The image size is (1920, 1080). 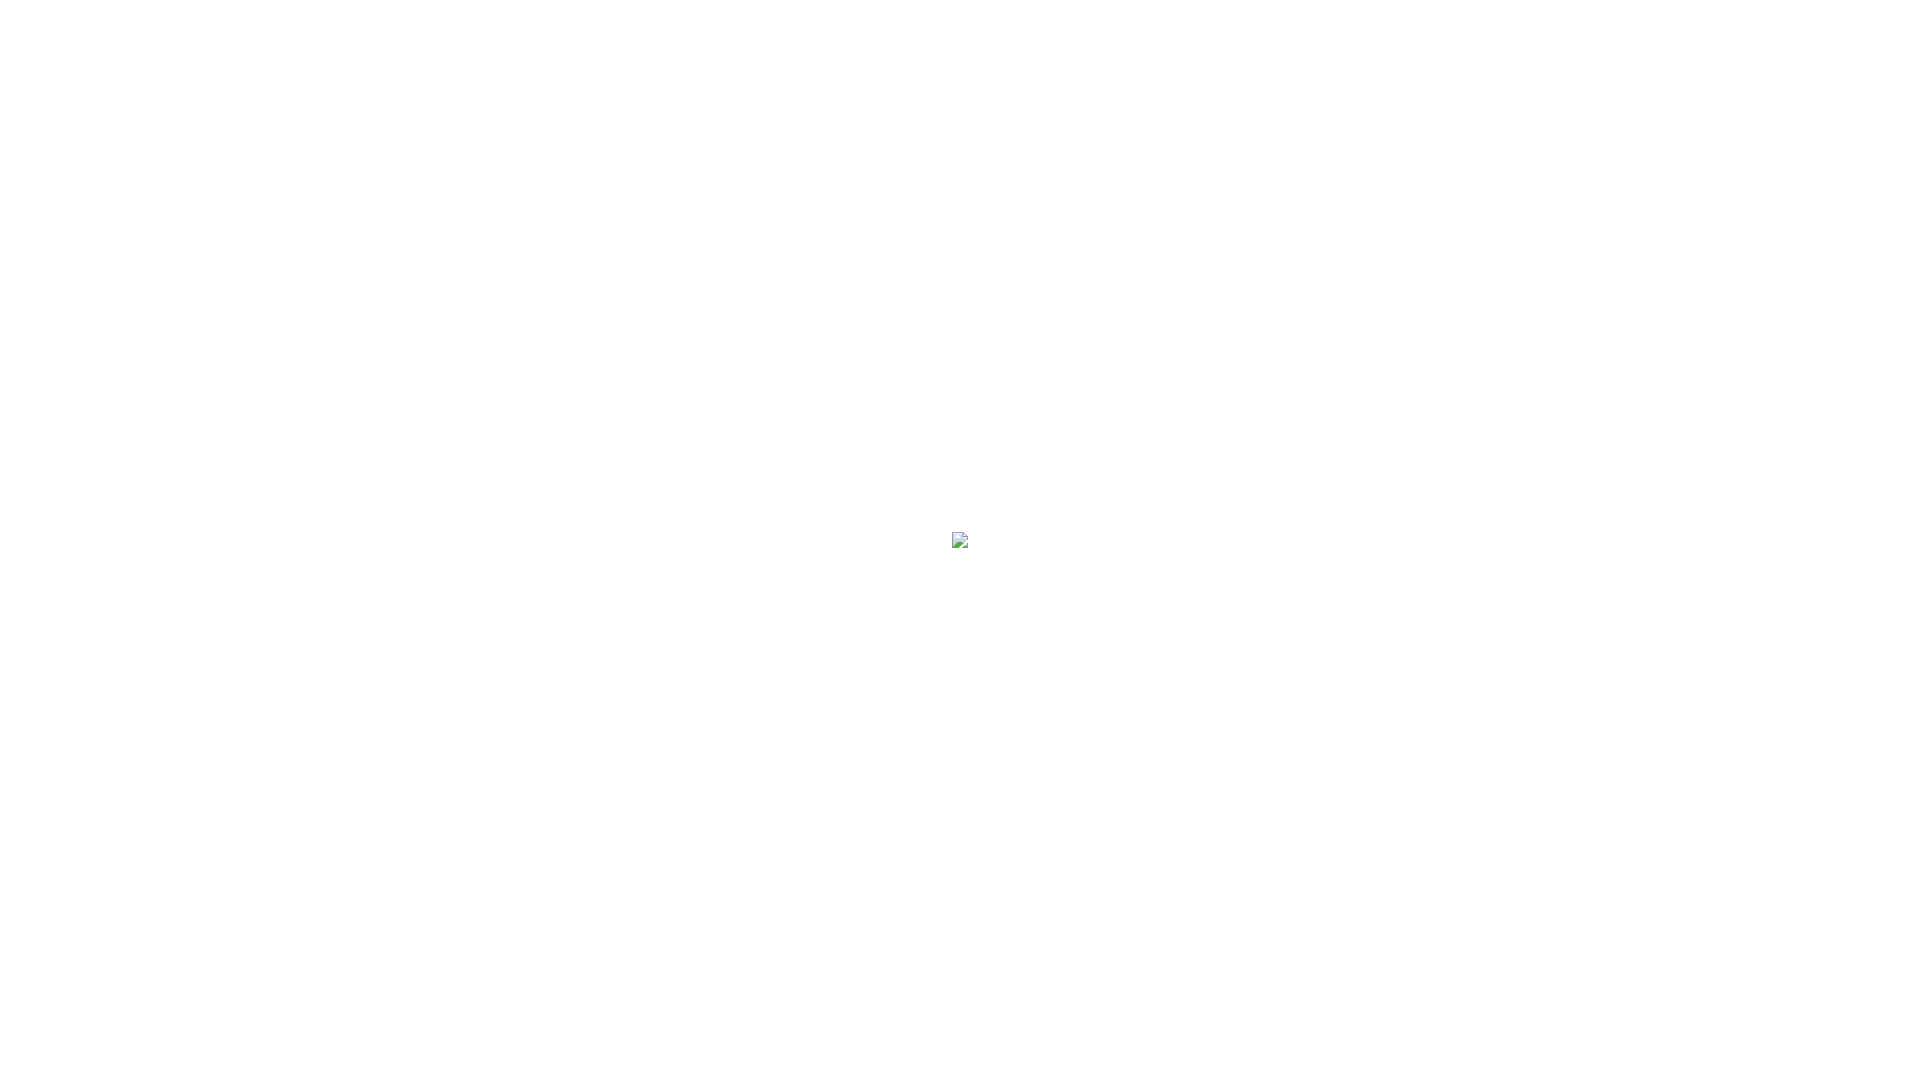 What do you see at coordinates (123, 116) in the screenshot?
I see `'RESTAURANT'` at bounding box center [123, 116].